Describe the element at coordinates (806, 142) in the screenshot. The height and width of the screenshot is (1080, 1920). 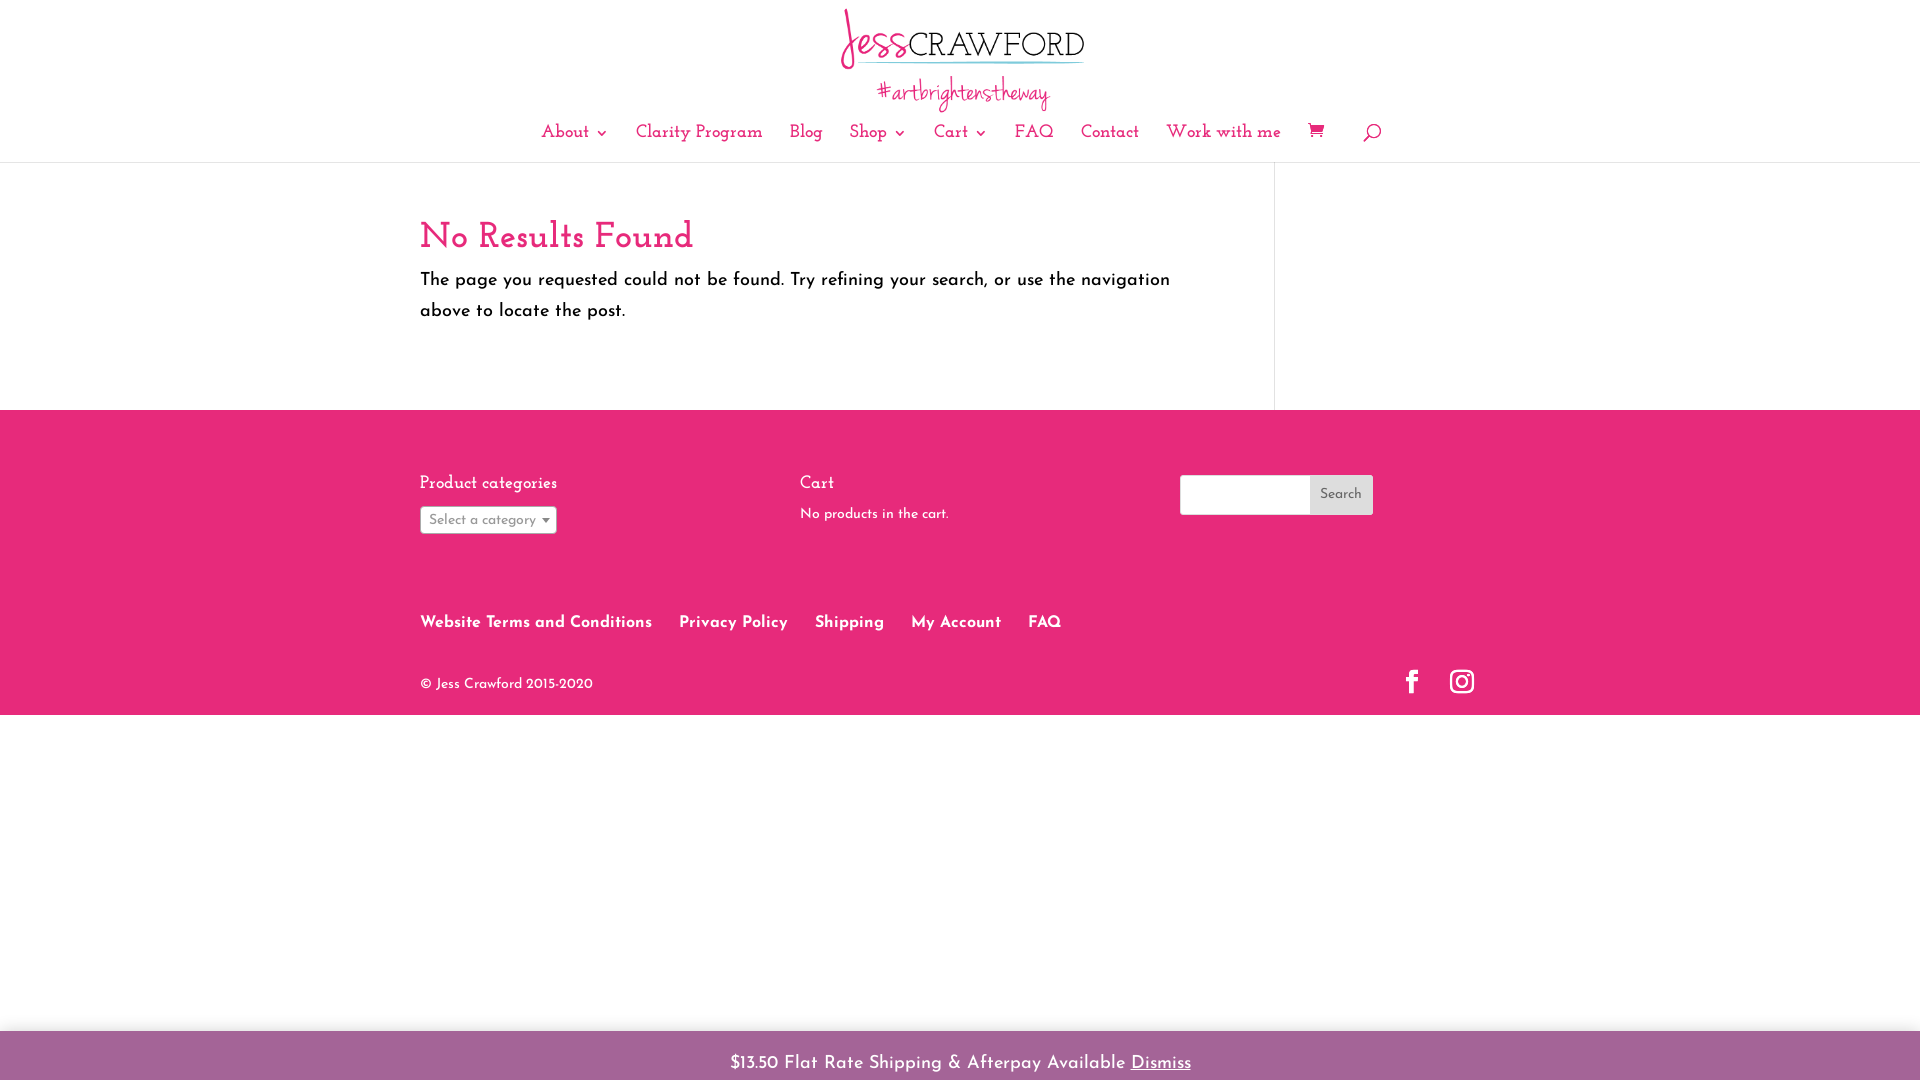
I see `'Blog'` at that location.